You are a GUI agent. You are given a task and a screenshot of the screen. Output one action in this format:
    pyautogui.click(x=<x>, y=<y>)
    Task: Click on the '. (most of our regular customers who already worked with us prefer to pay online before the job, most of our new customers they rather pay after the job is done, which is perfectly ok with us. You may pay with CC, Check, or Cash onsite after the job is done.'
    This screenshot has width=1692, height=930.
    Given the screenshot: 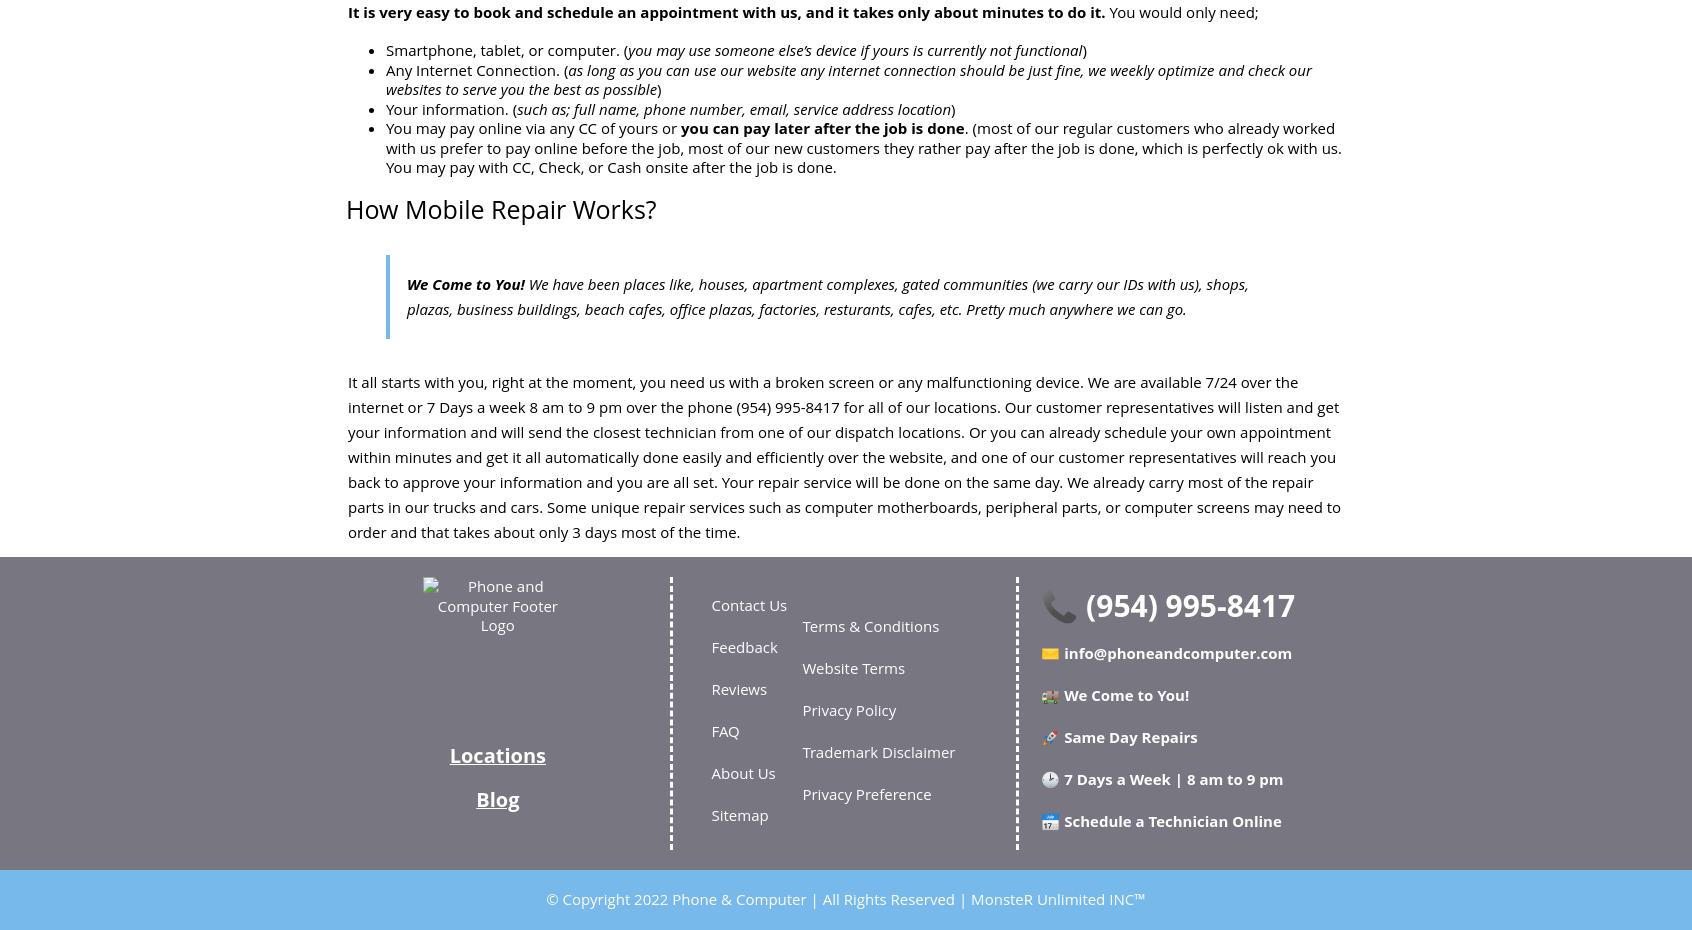 What is the action you would take?
    pyautogui.click(x=862, y=147)
    